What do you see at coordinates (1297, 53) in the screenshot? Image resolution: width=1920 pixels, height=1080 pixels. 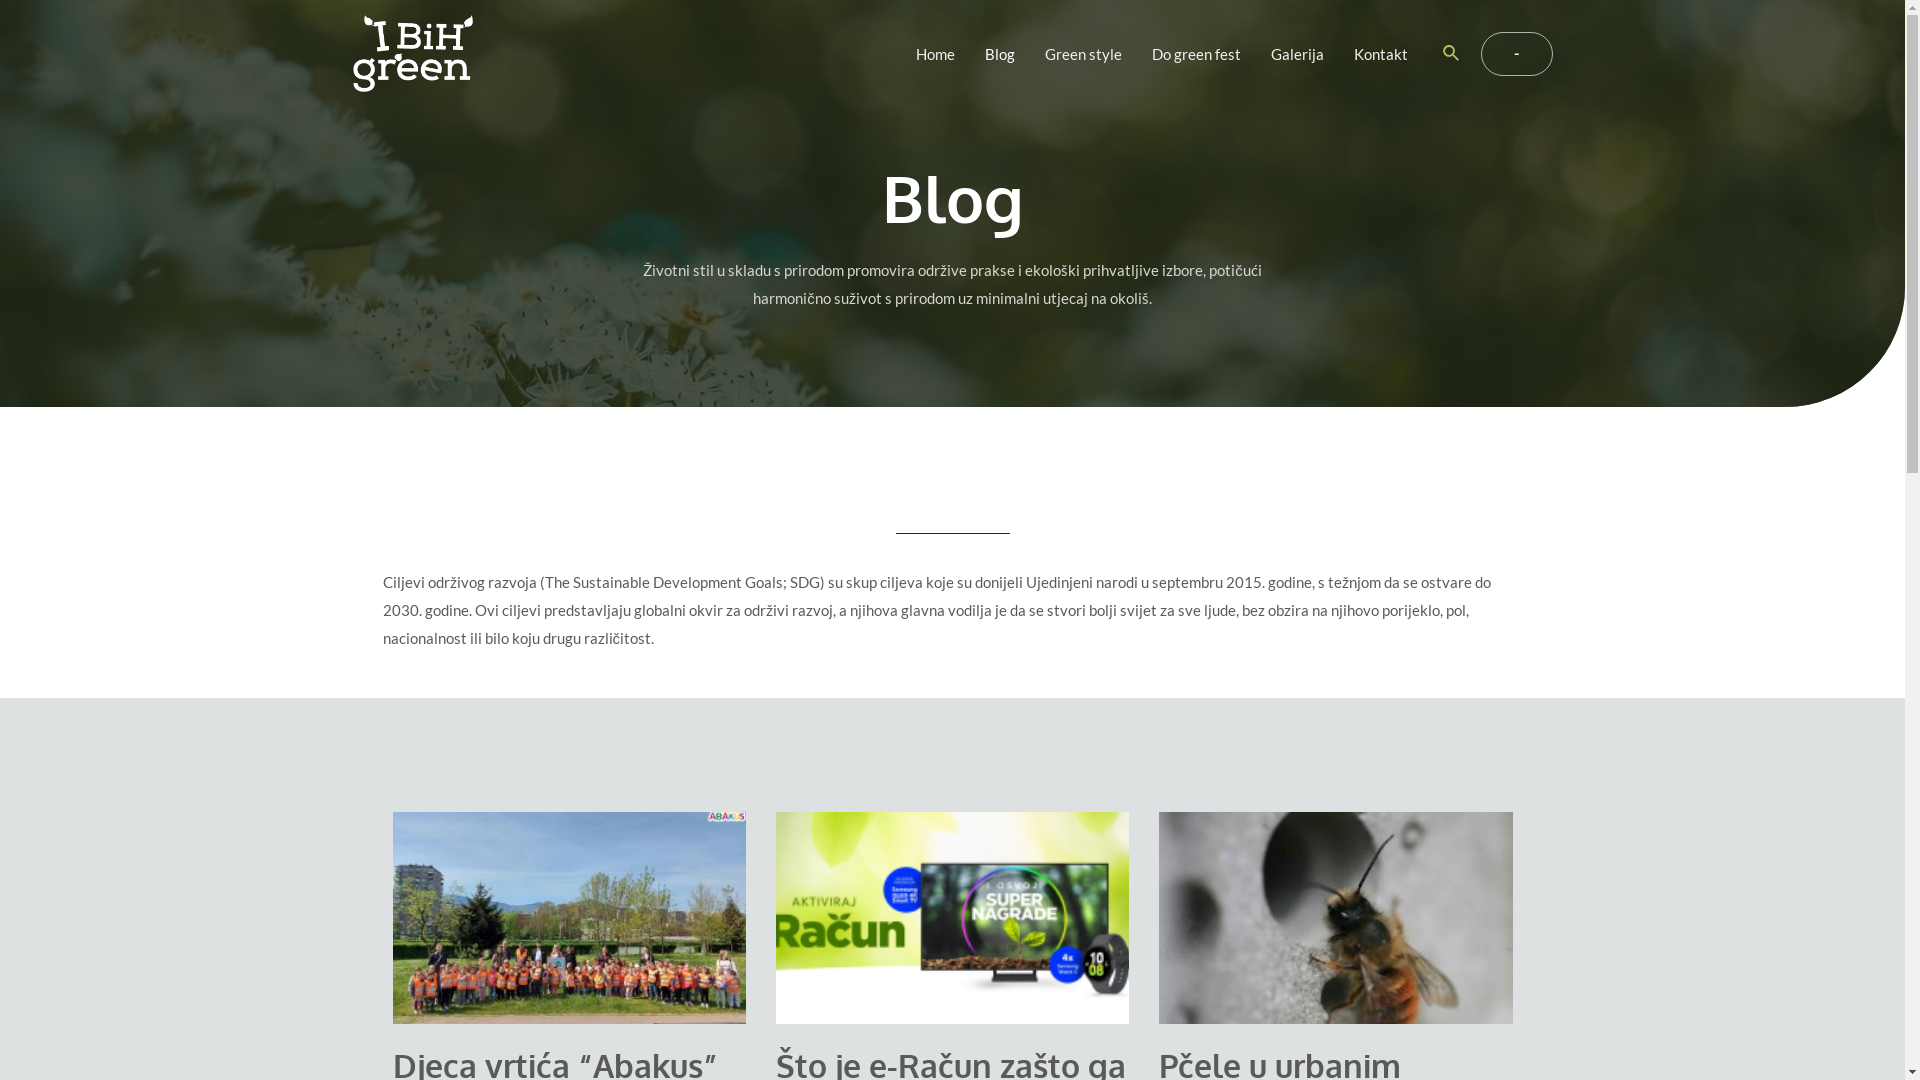 I see `'Galerija'` at bounding box center [1297, 53].